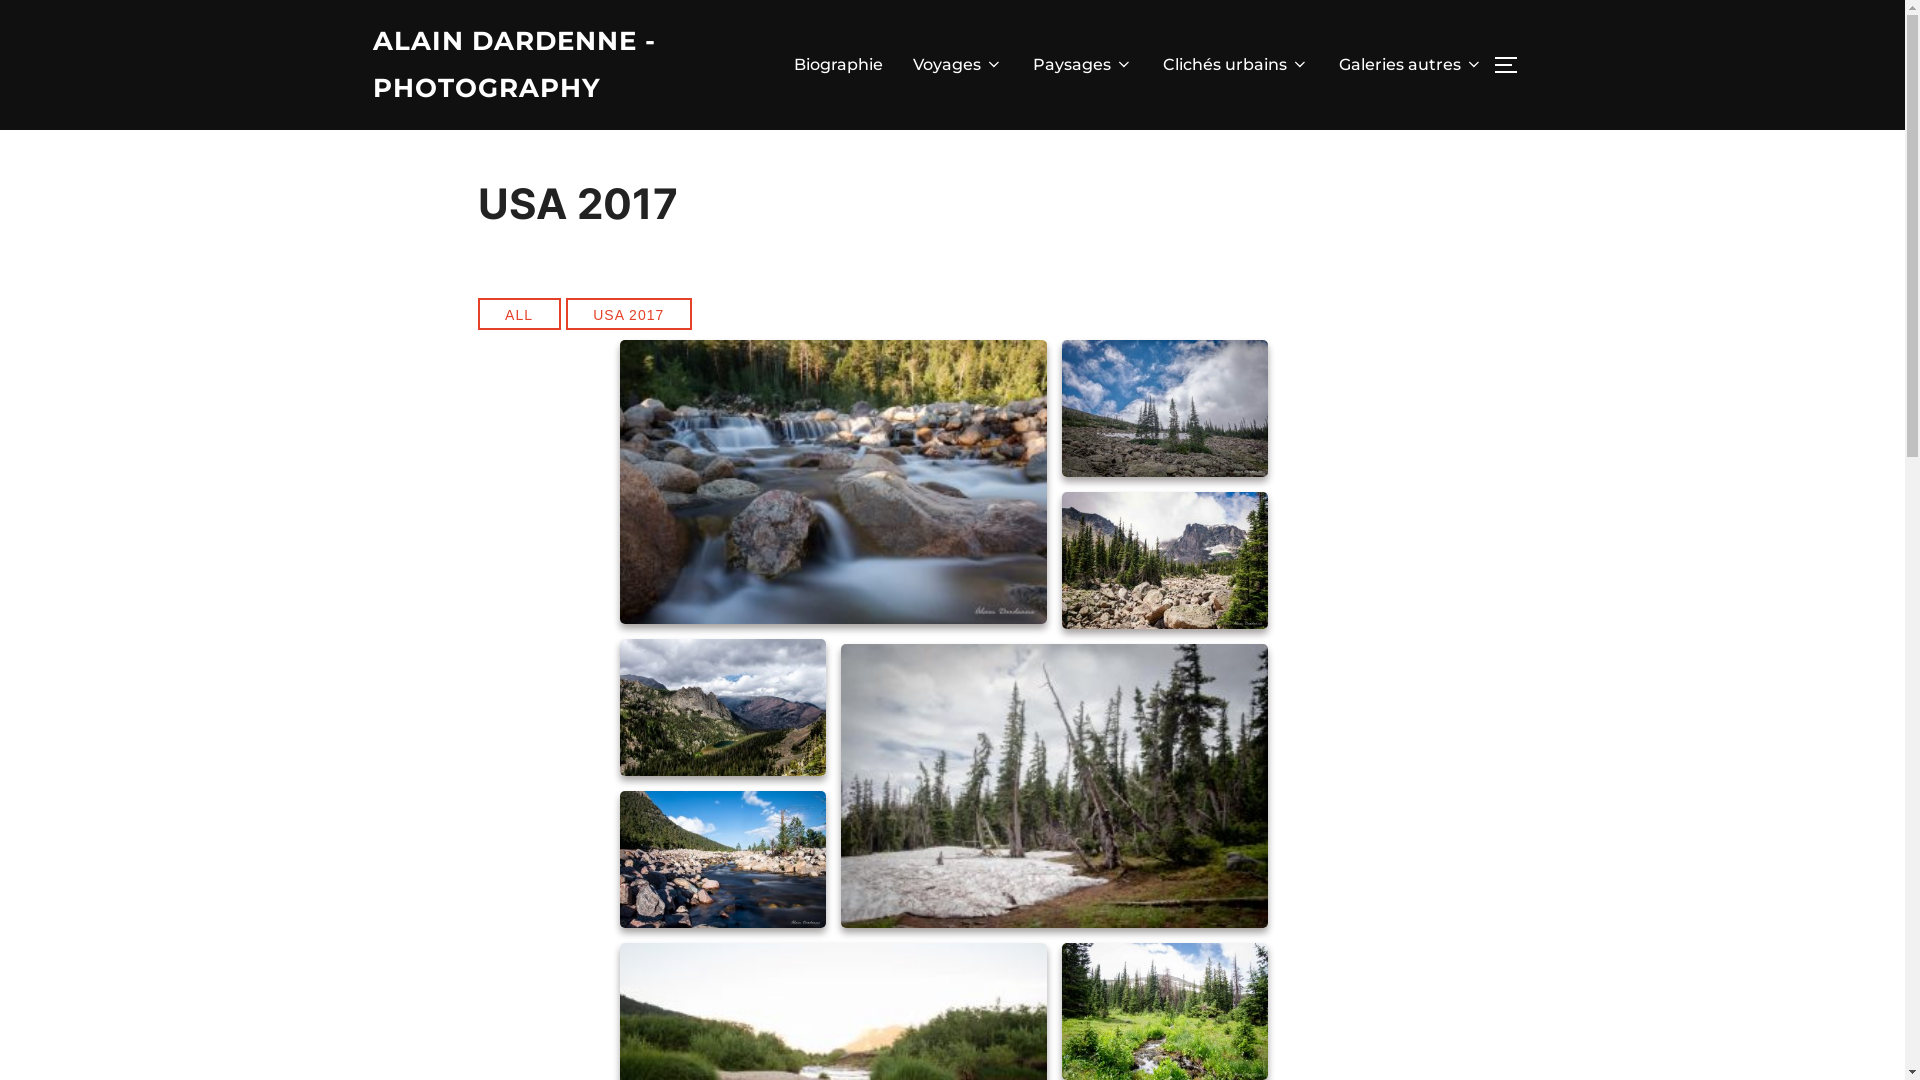  I want to click on 'Voyages', so click(955, 64).